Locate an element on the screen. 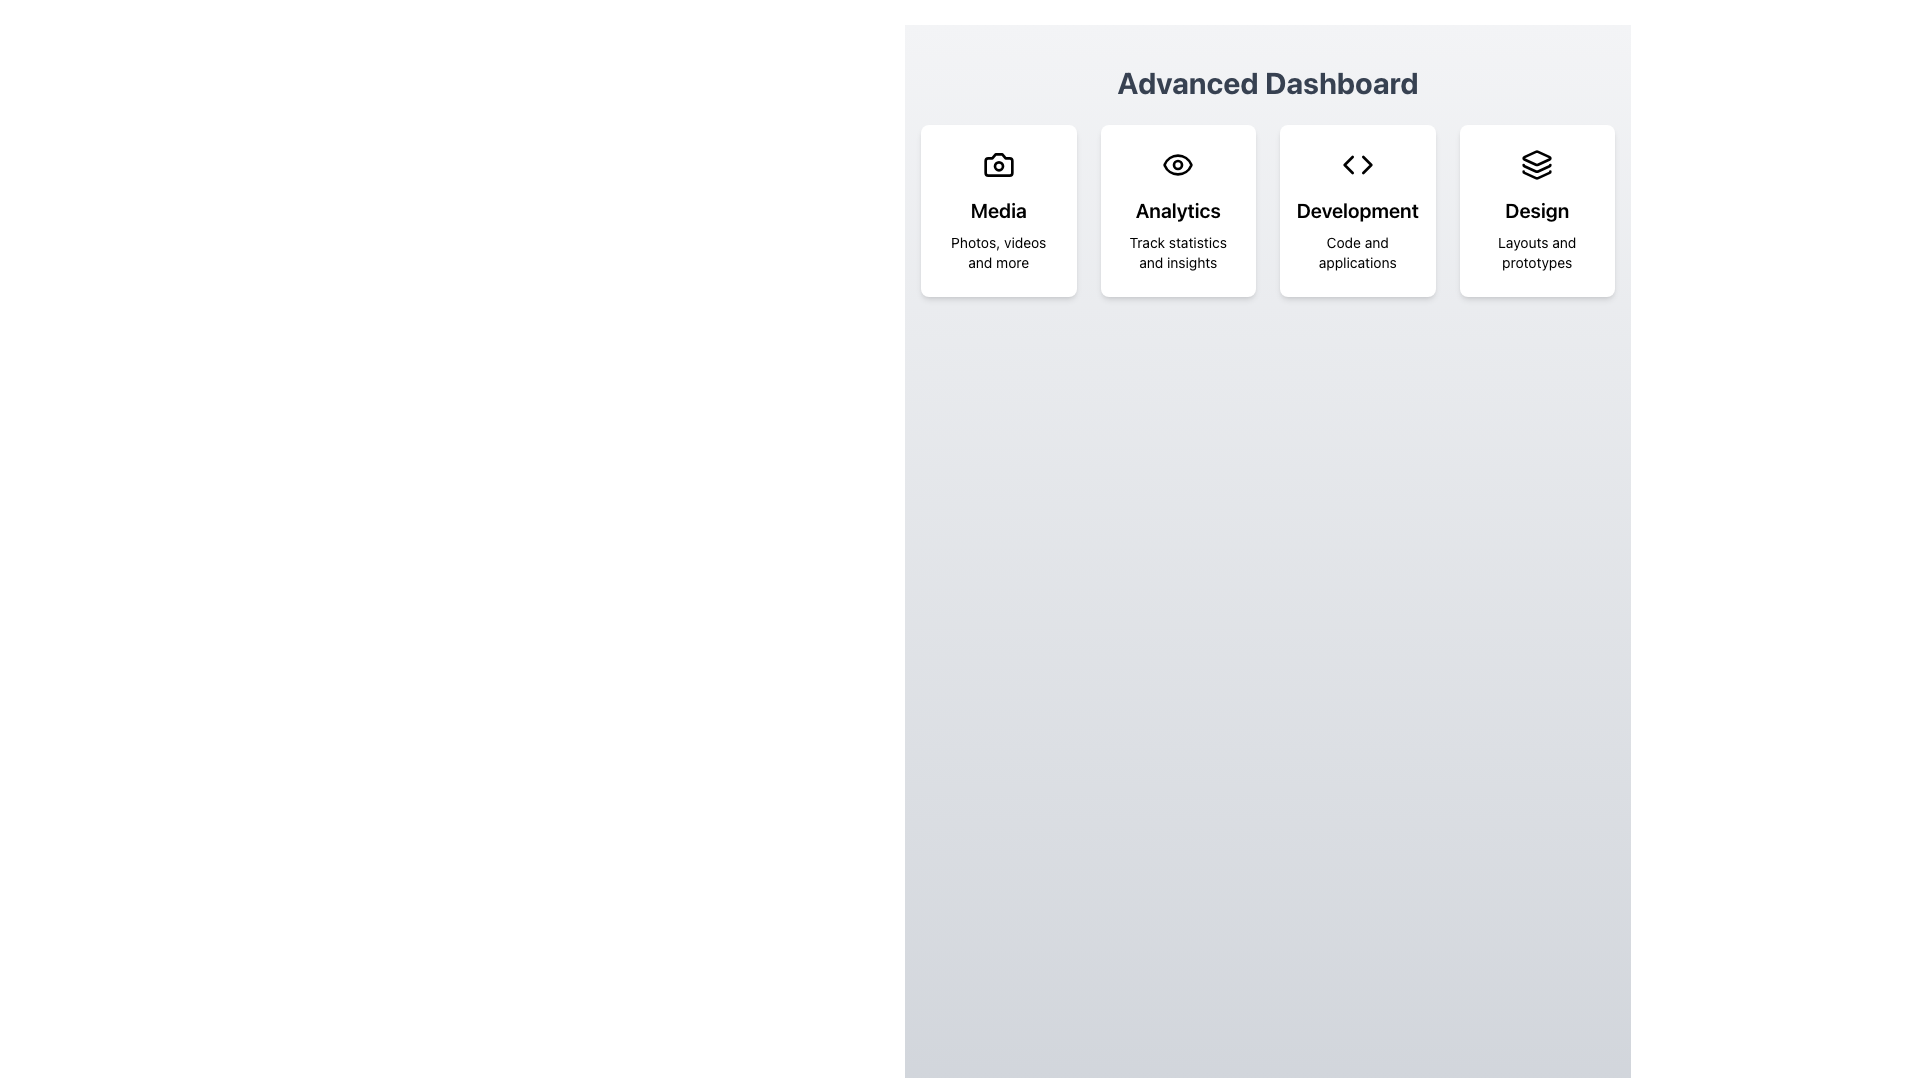 This screenshot has height=1080, width=1920. the 'Layering' SVG graphic icon located near the upper-right corner of the dashboard, just above the 'Design' text is located at coordinates (1536, 157).